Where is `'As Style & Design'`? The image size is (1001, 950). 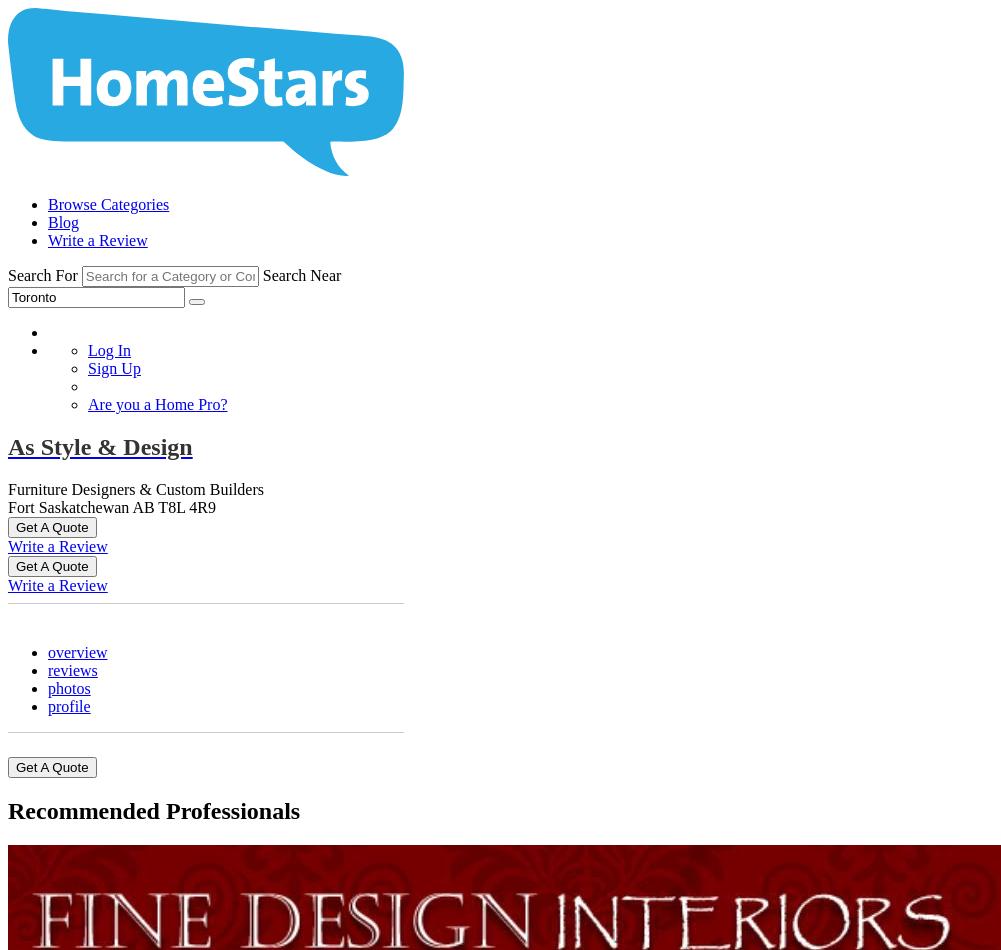 'As Style & Design' is located at coordinates (98, 445).